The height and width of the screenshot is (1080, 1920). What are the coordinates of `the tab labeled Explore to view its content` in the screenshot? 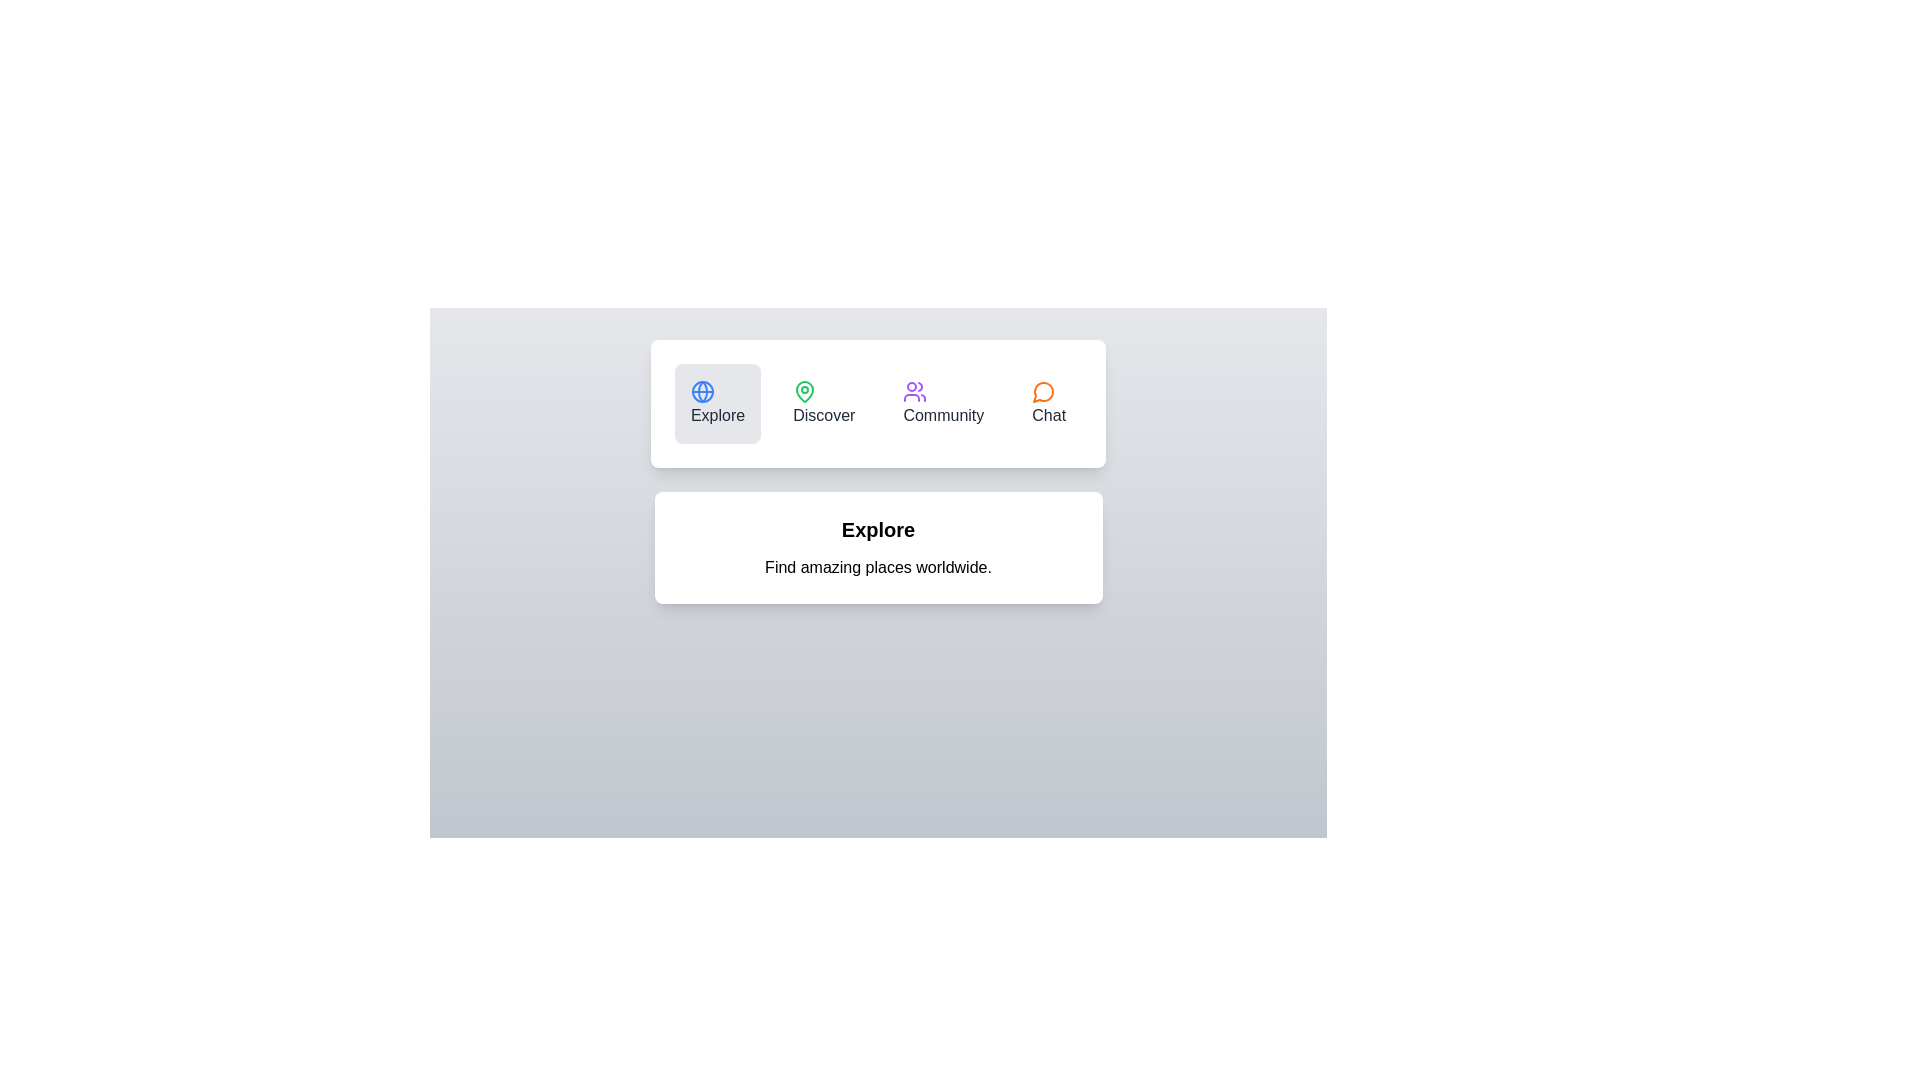 It's located at (718, 404).